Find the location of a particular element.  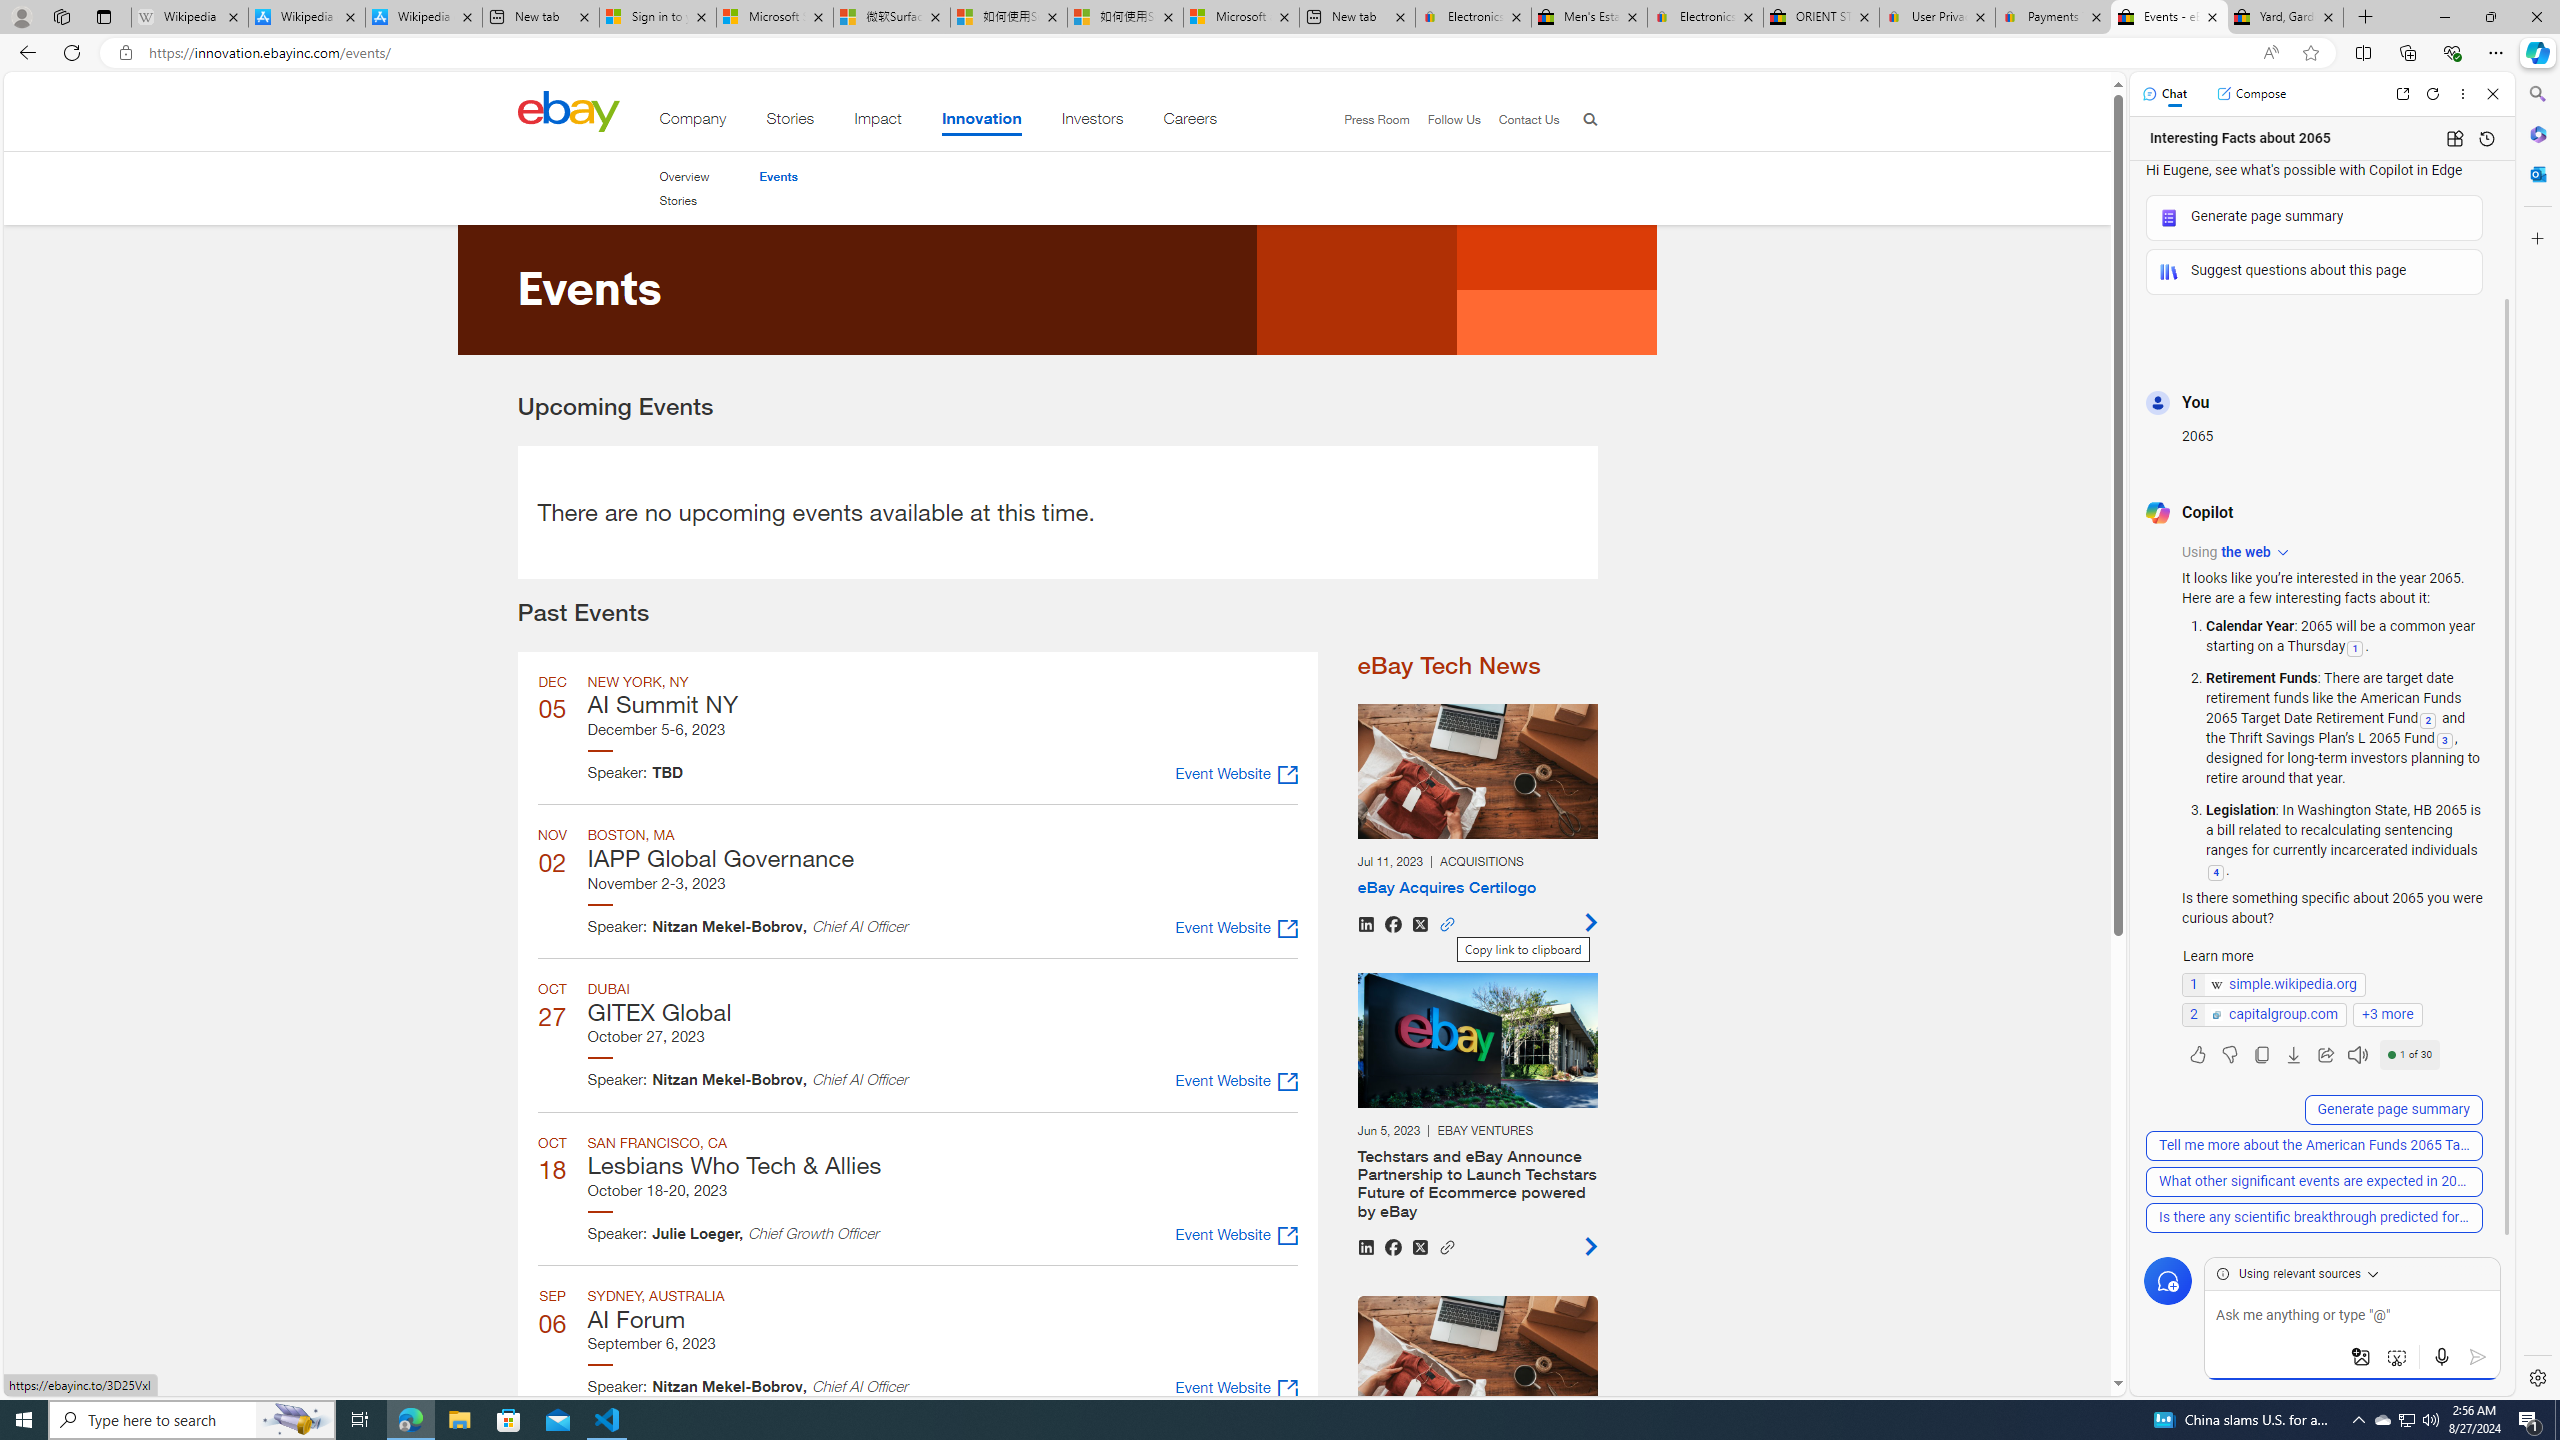

'Events' is located at coordinates (778, 176).